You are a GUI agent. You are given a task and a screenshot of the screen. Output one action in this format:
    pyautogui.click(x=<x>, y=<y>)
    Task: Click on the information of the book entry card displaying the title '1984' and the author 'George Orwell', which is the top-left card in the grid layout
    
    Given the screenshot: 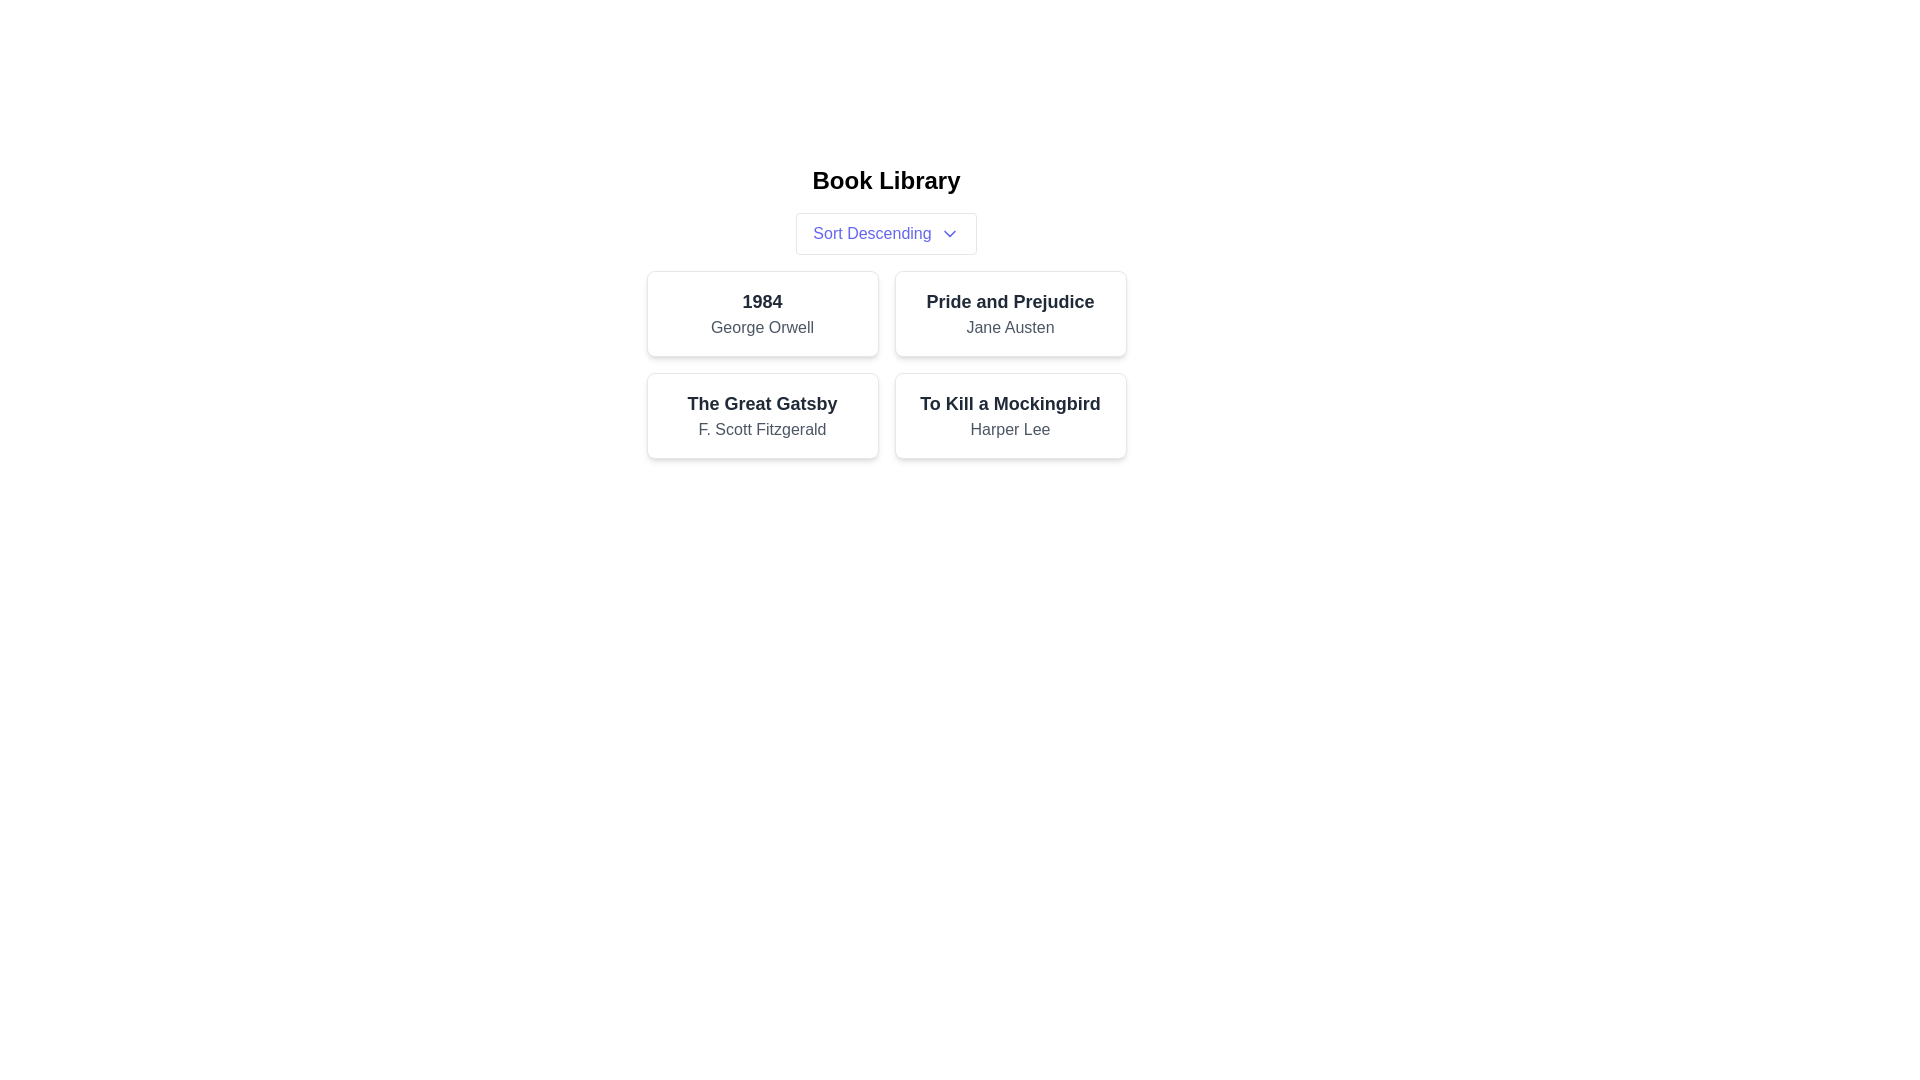 What is the action you would take?
    pyautogui.click(x=761, y=313)
    